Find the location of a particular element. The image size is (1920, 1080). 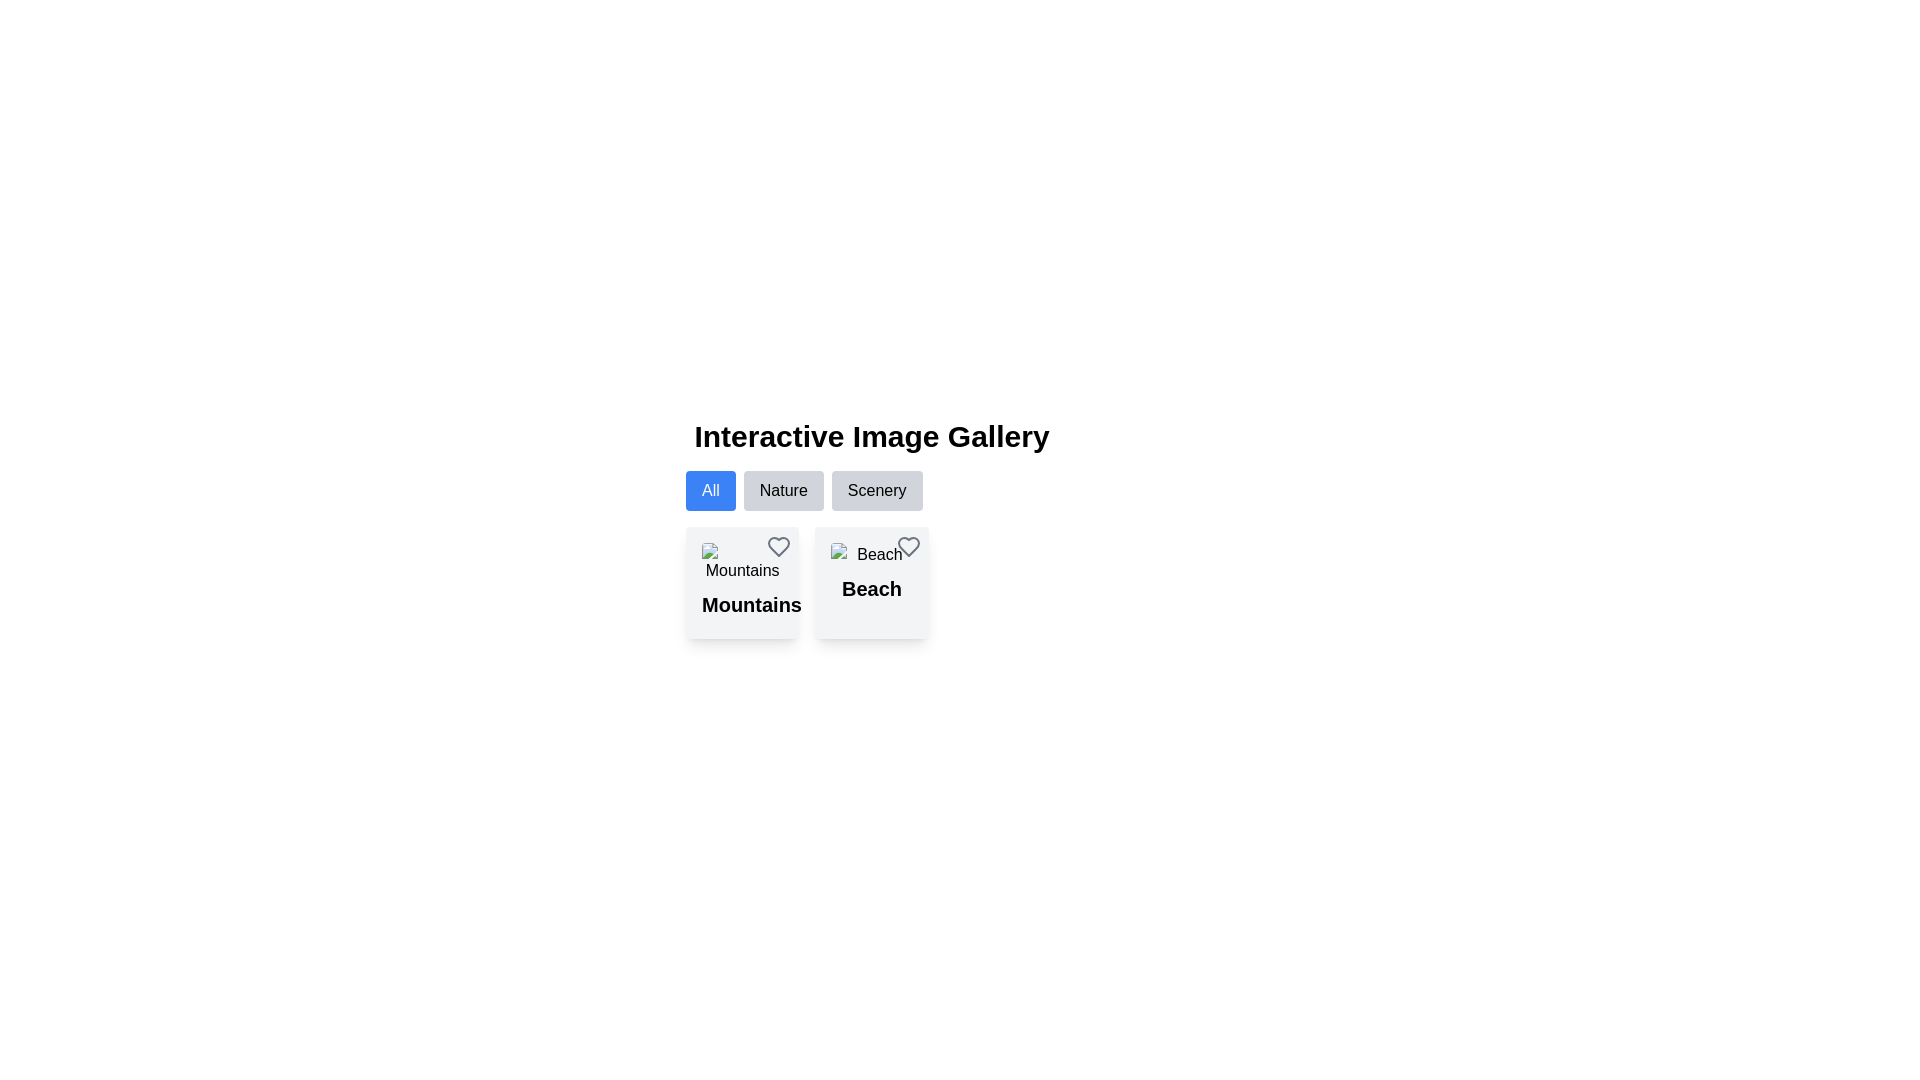

the 'Scenery' button, which is the third button in a horizontal row below the 'Interactive Image Gallery', to apply the scenery filter is located at coordinates (877, 490).